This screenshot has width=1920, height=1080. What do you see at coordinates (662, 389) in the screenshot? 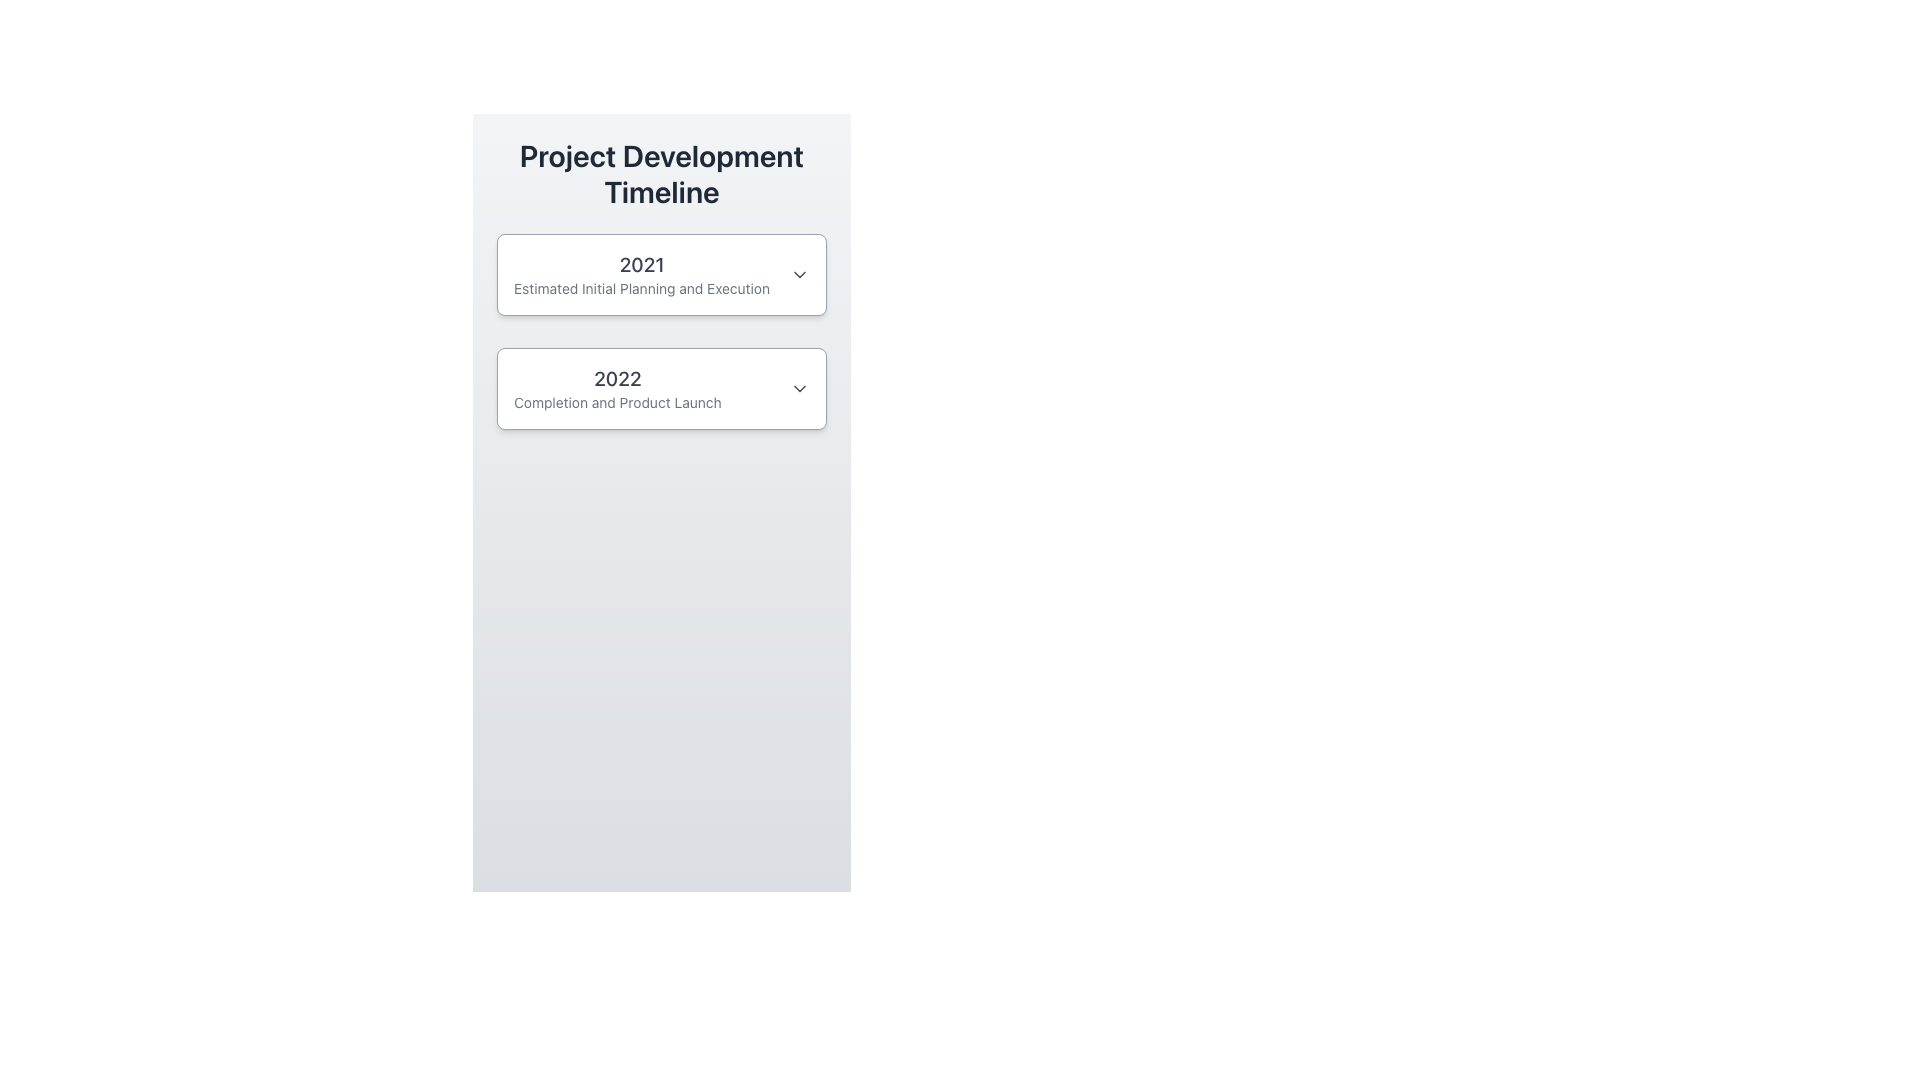
I see `the Collapsible list item titled '2022' with a subtitle 'Completion and Product Launch', which is styled with a larger bold font and has an arrow icon on the right, located below the 'Project Development Timeline' header` at bounding box center [662, 389].